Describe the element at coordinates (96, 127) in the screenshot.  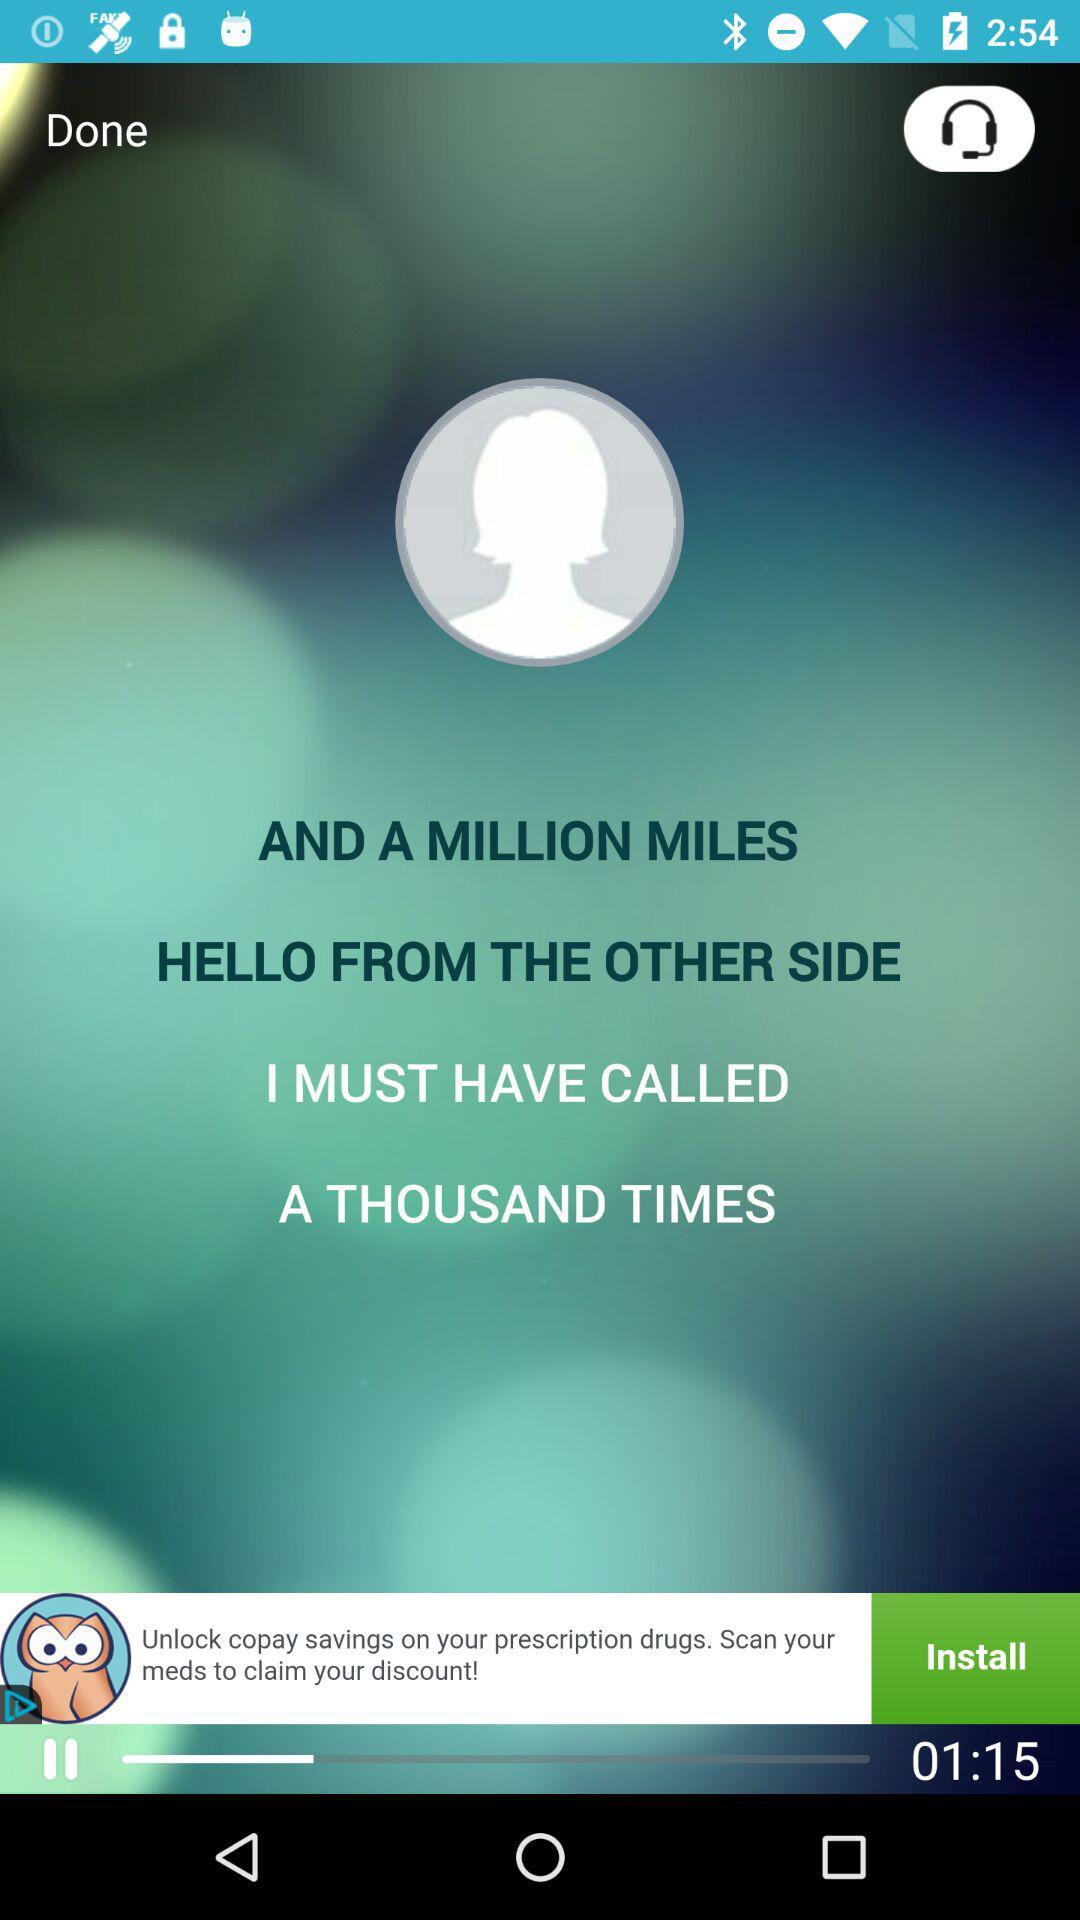
I see `done icon` at that location.